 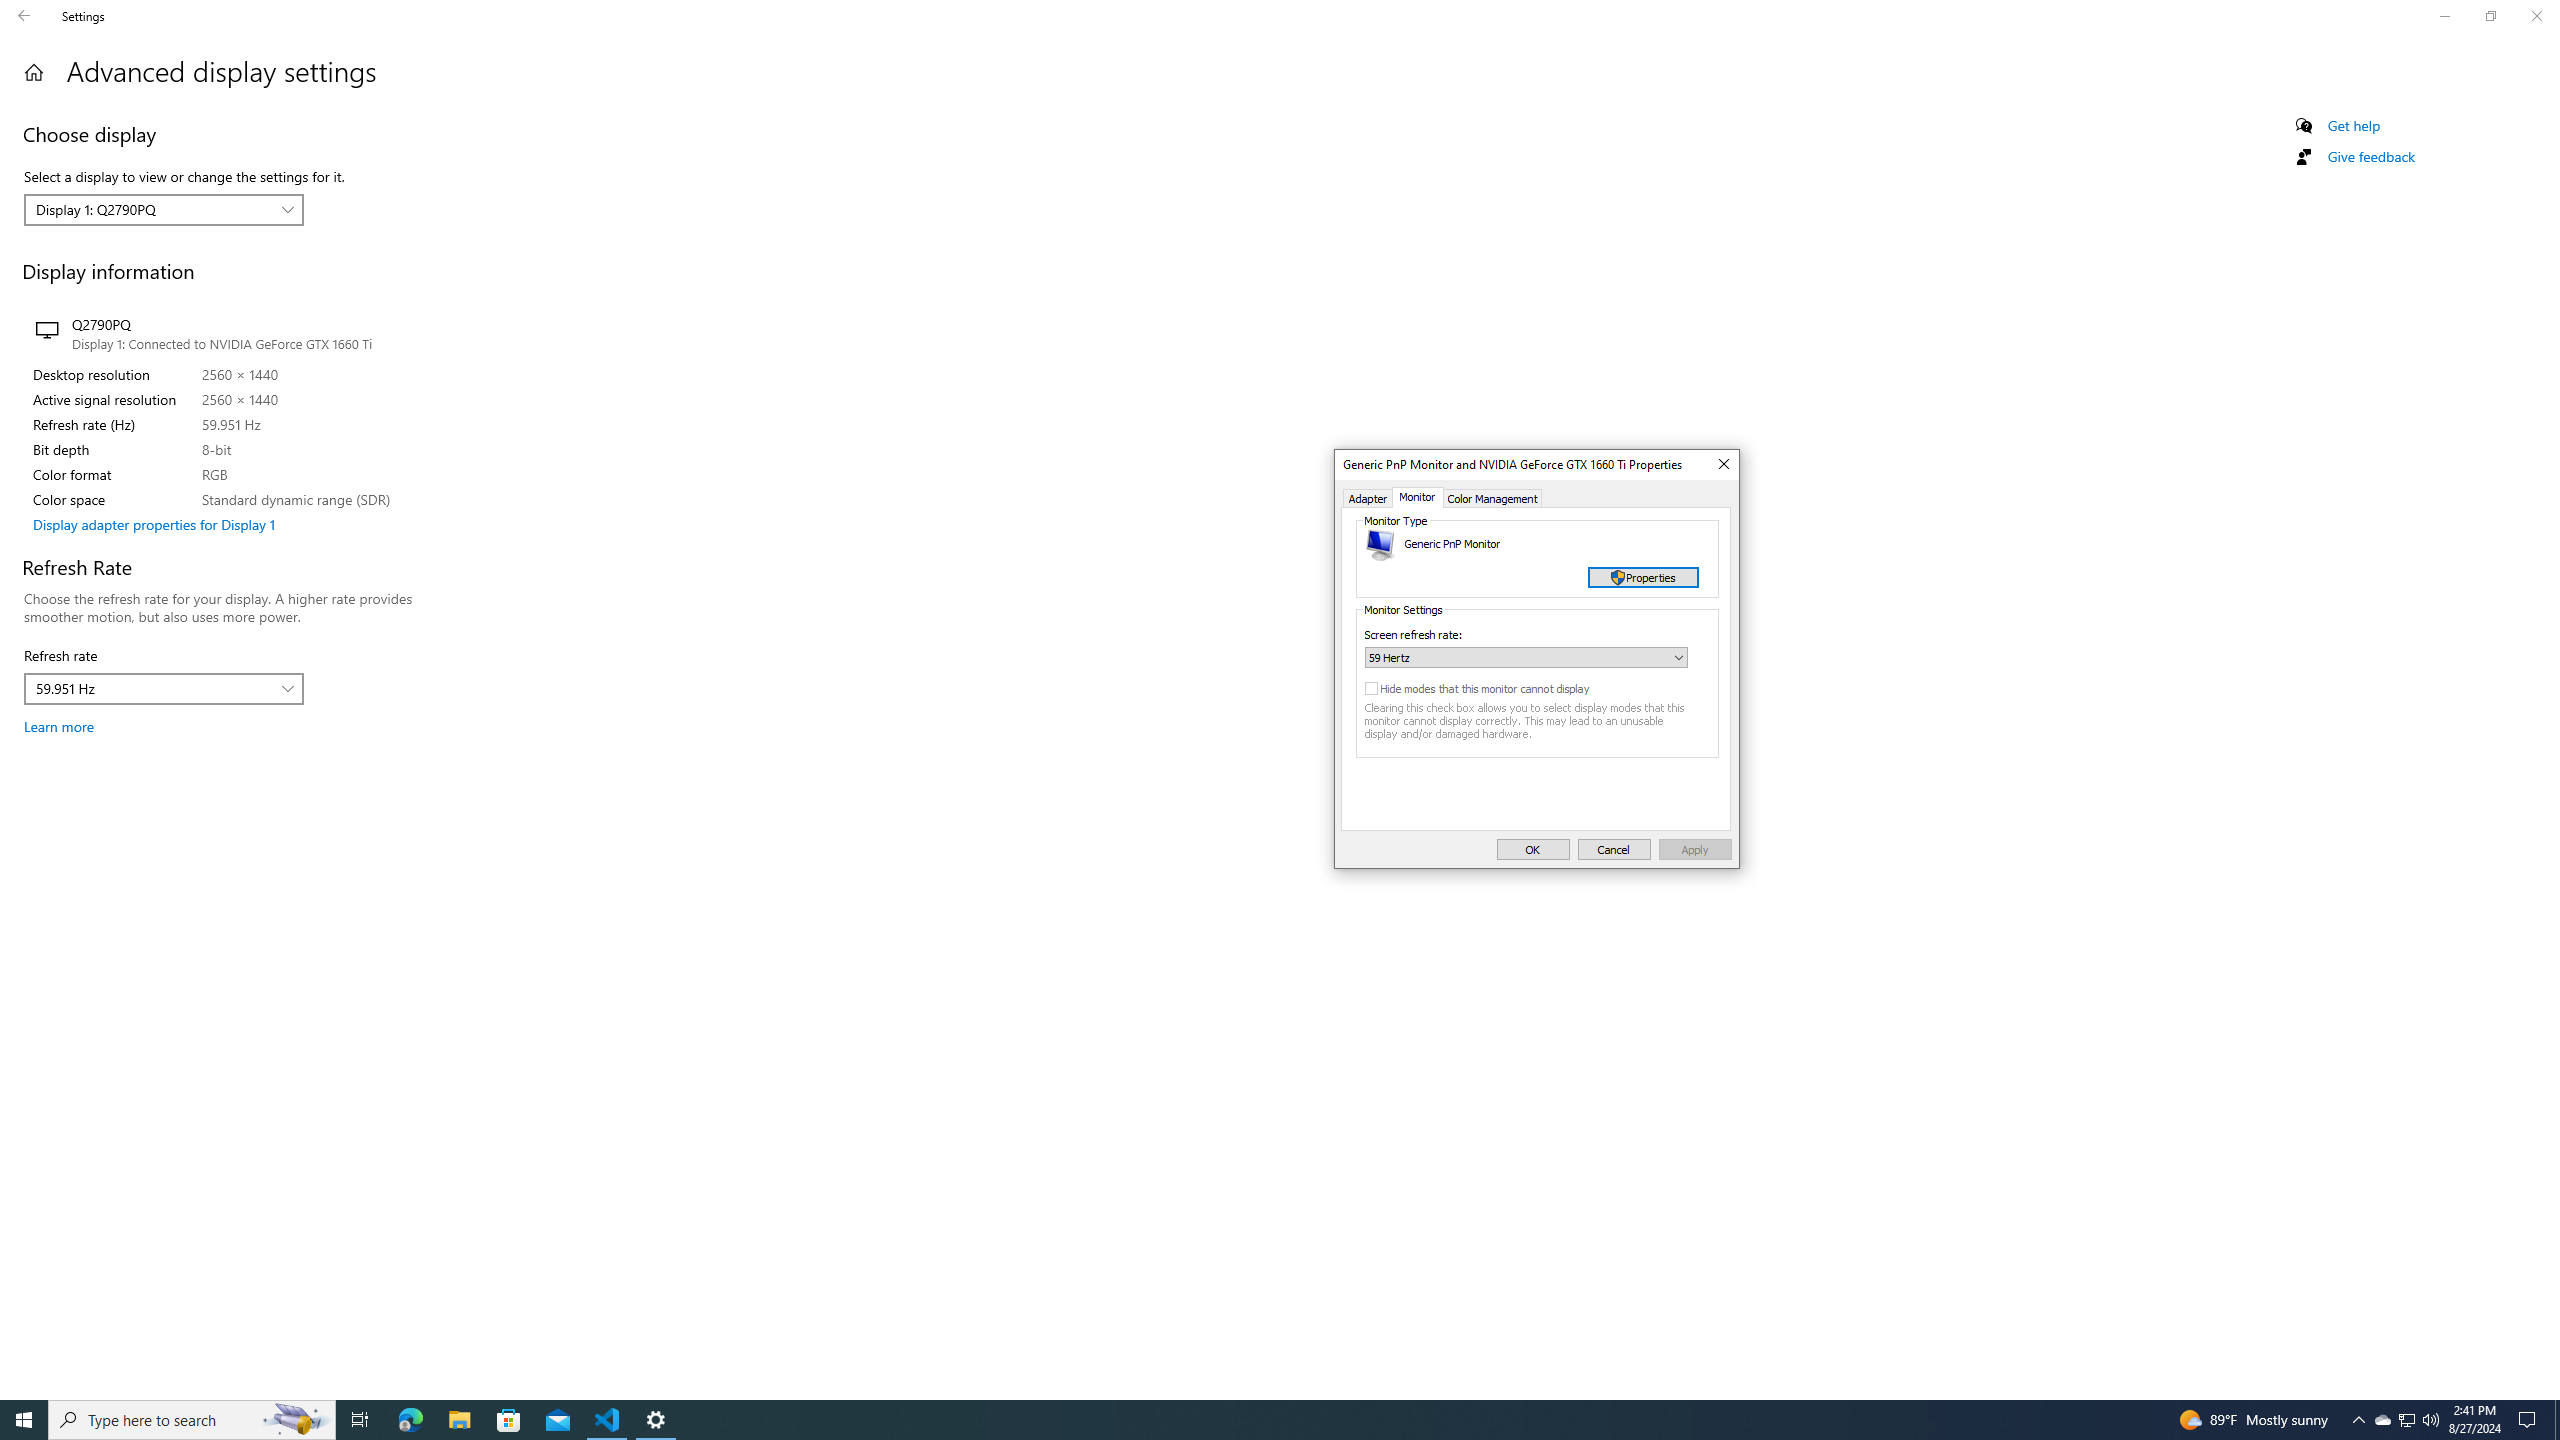 I want to click on 'Action Center, No new notifications', so click(x=2530, y=1418).